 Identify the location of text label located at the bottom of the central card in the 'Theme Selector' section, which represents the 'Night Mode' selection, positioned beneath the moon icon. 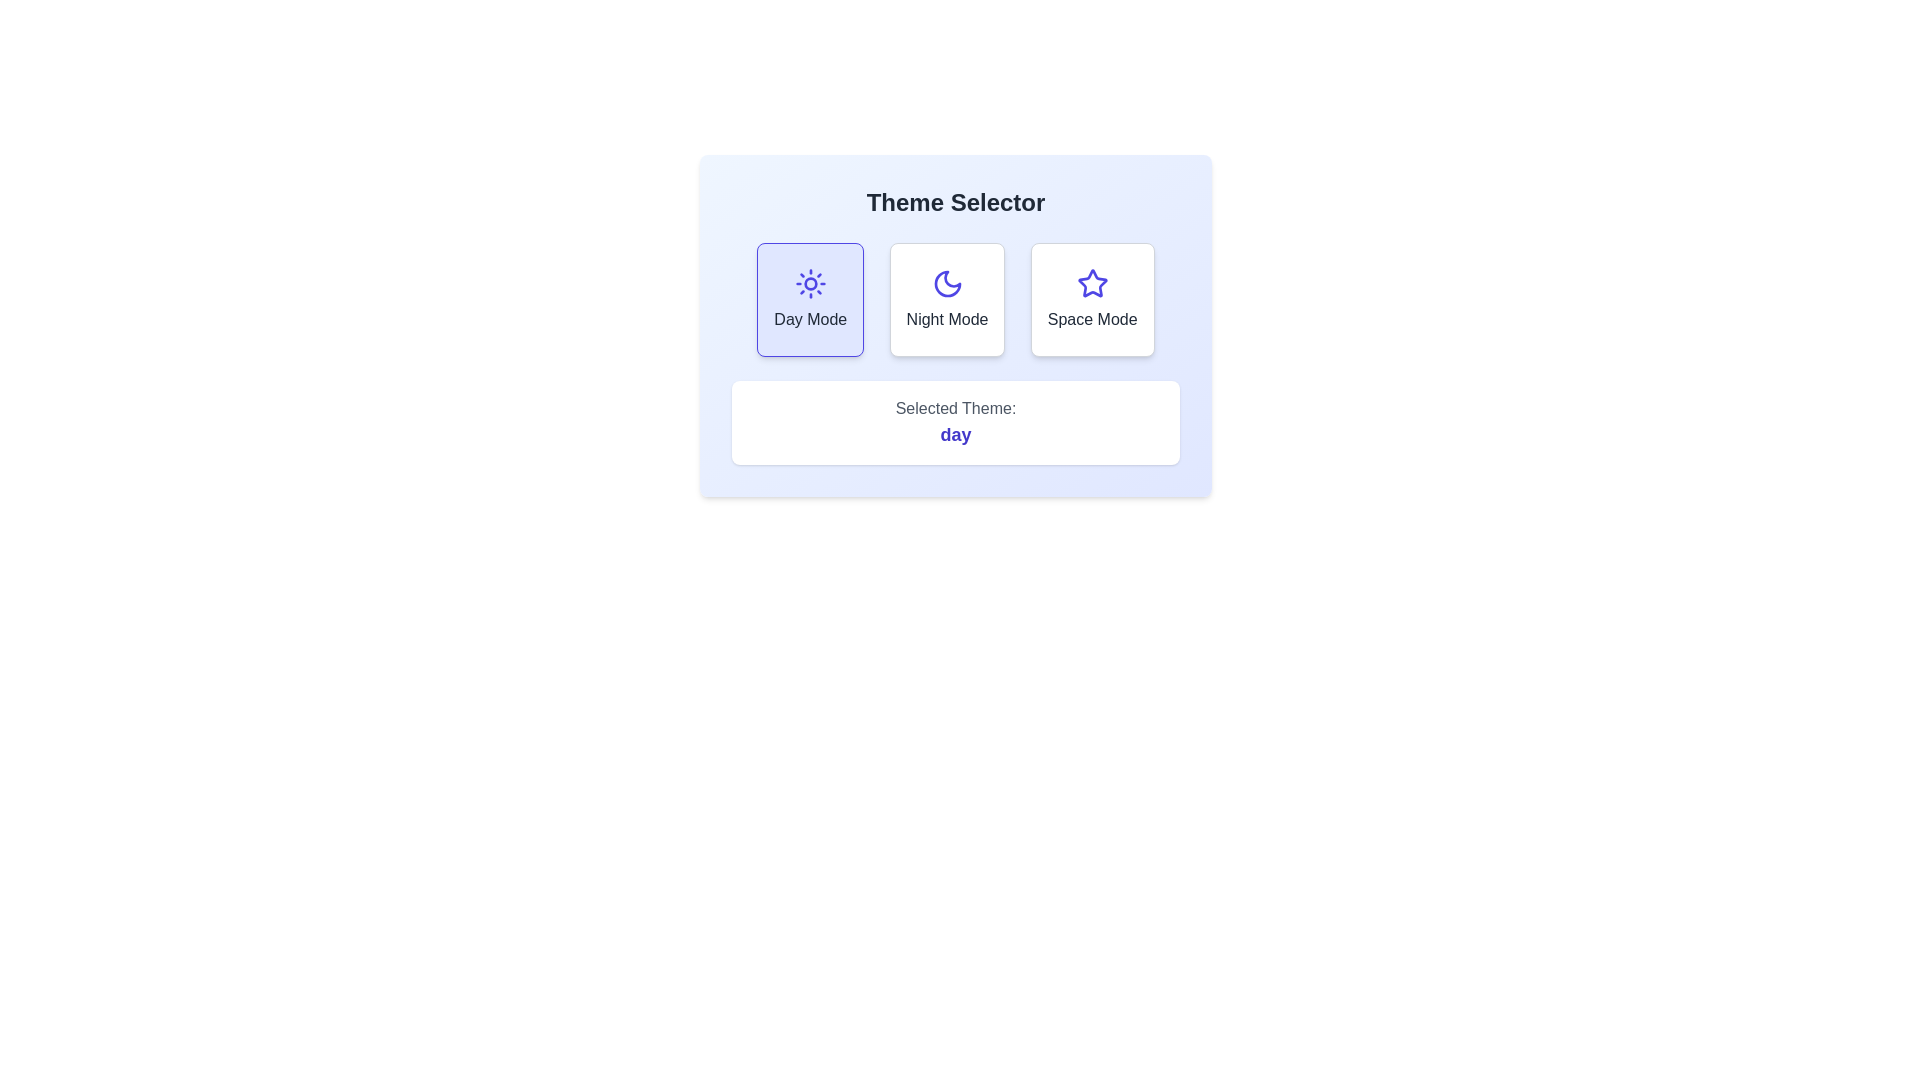
(946, 319).